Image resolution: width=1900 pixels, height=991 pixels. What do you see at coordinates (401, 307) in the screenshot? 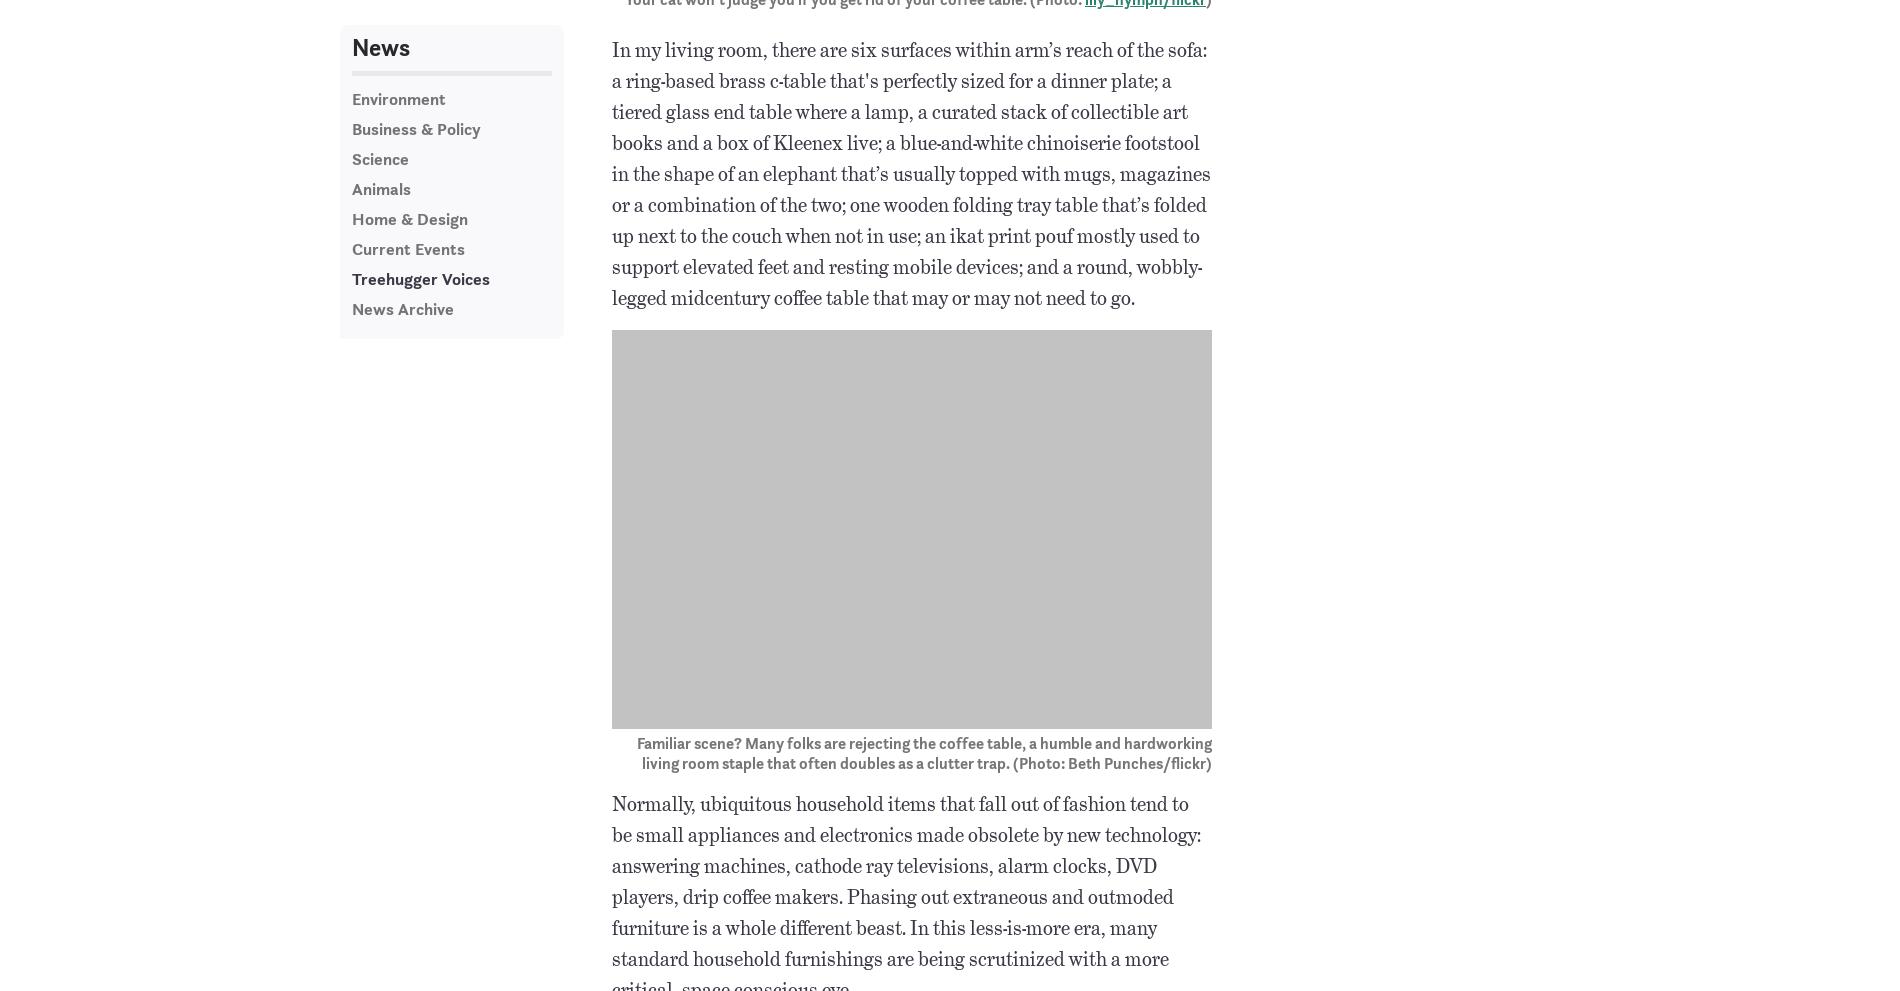
I see `'News Archive'` at bounding box center [401, 307].